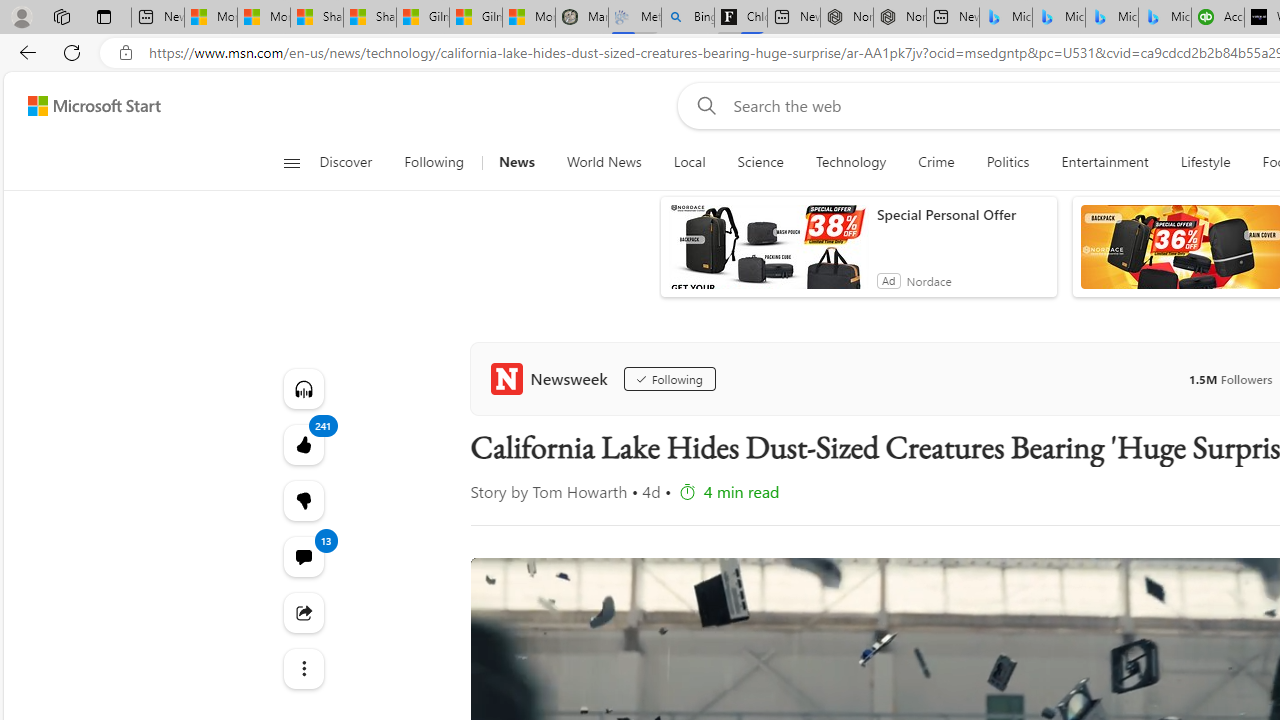 This screenshot has height=720, width=1280. I want to click on 'Technology', so click(851, 162).